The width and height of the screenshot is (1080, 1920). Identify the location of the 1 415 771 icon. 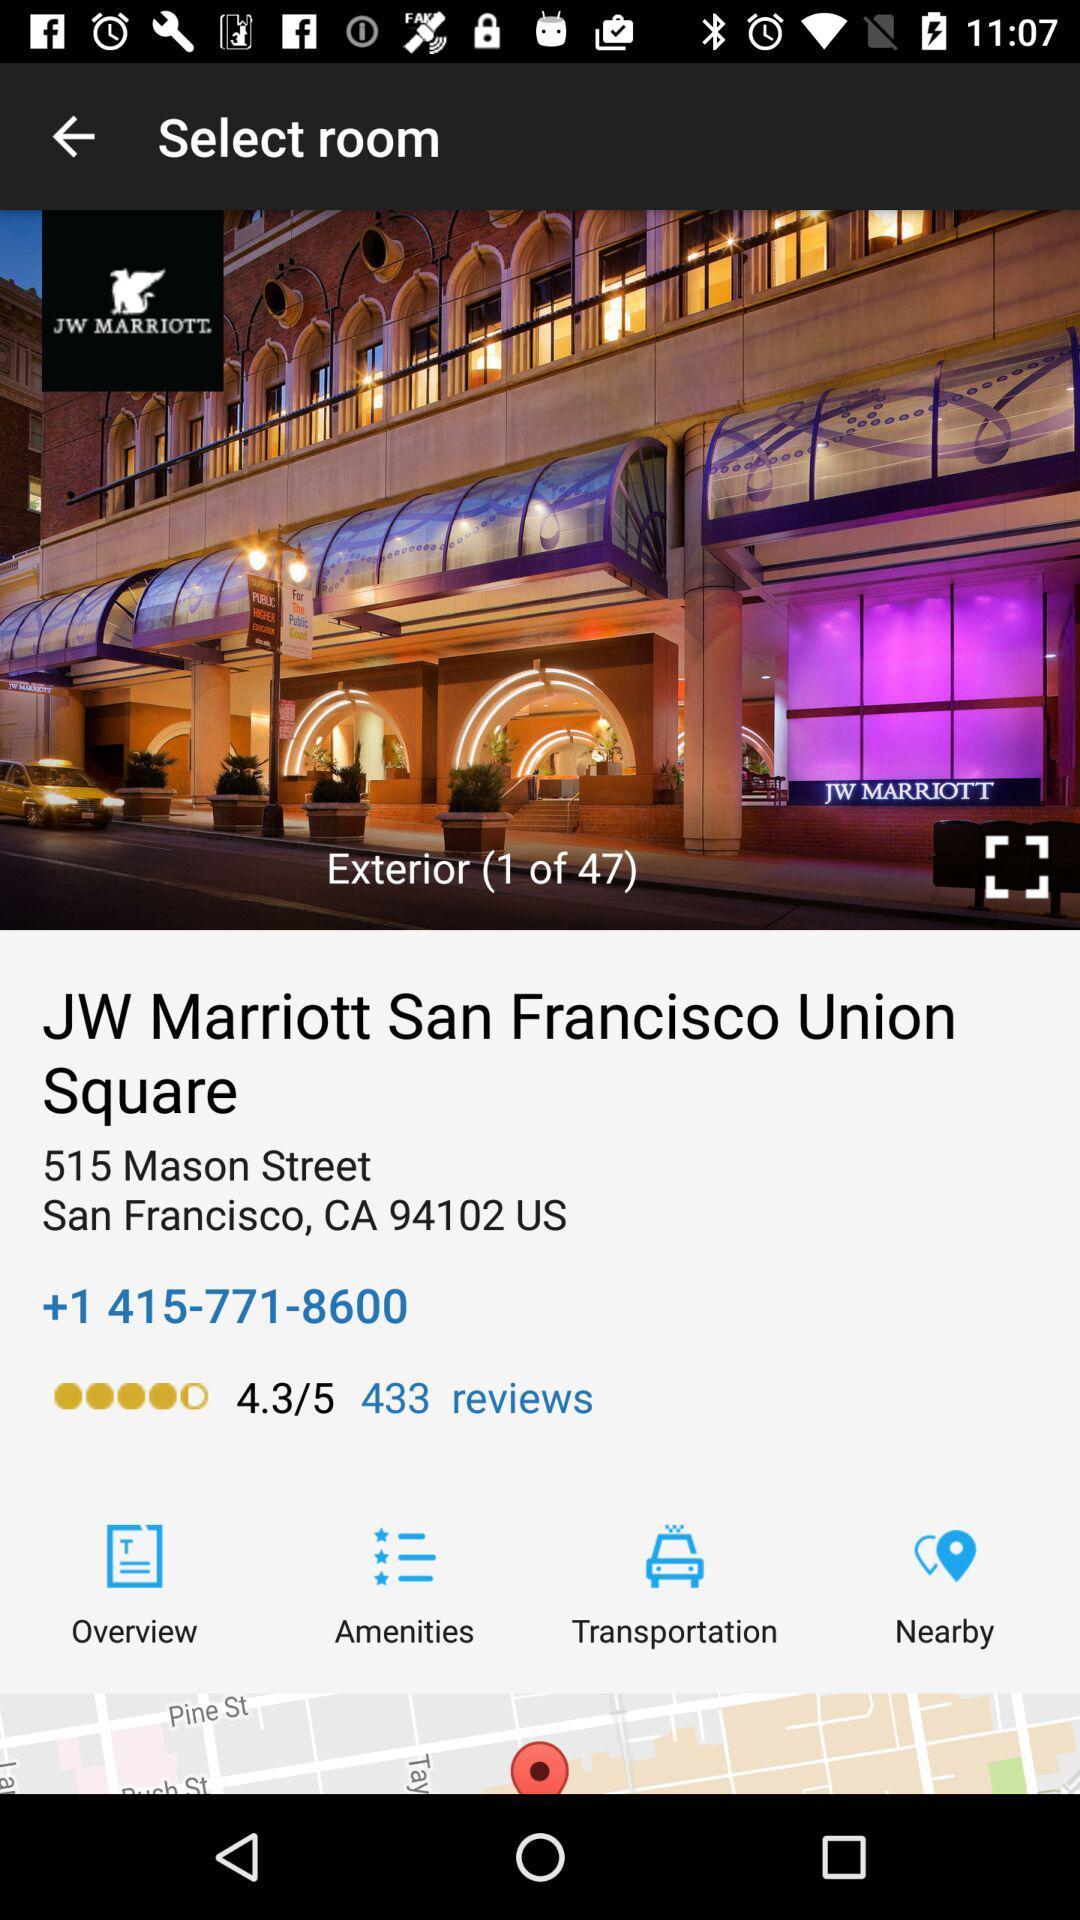
(225, 1305).